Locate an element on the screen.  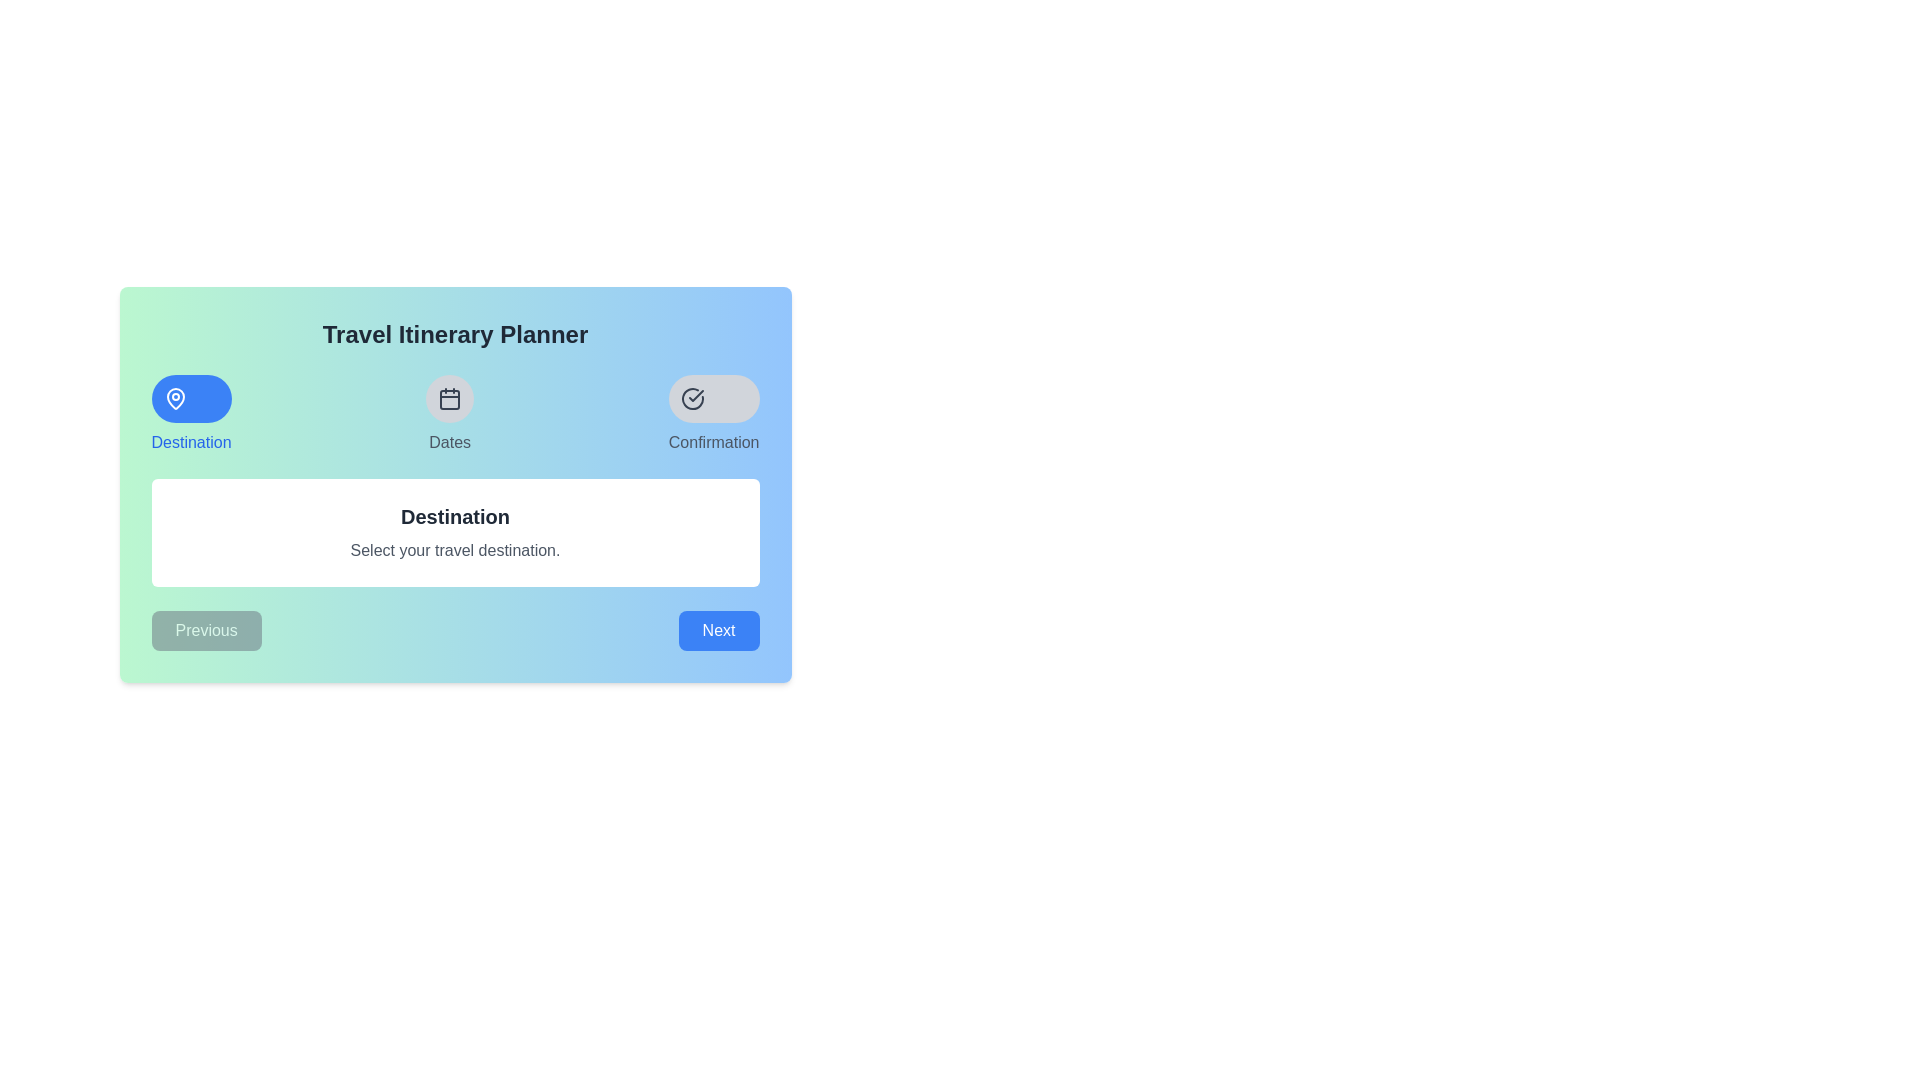
the circular button with a calendar icon located in the top row of the interface is located at coordinates (449, 398).